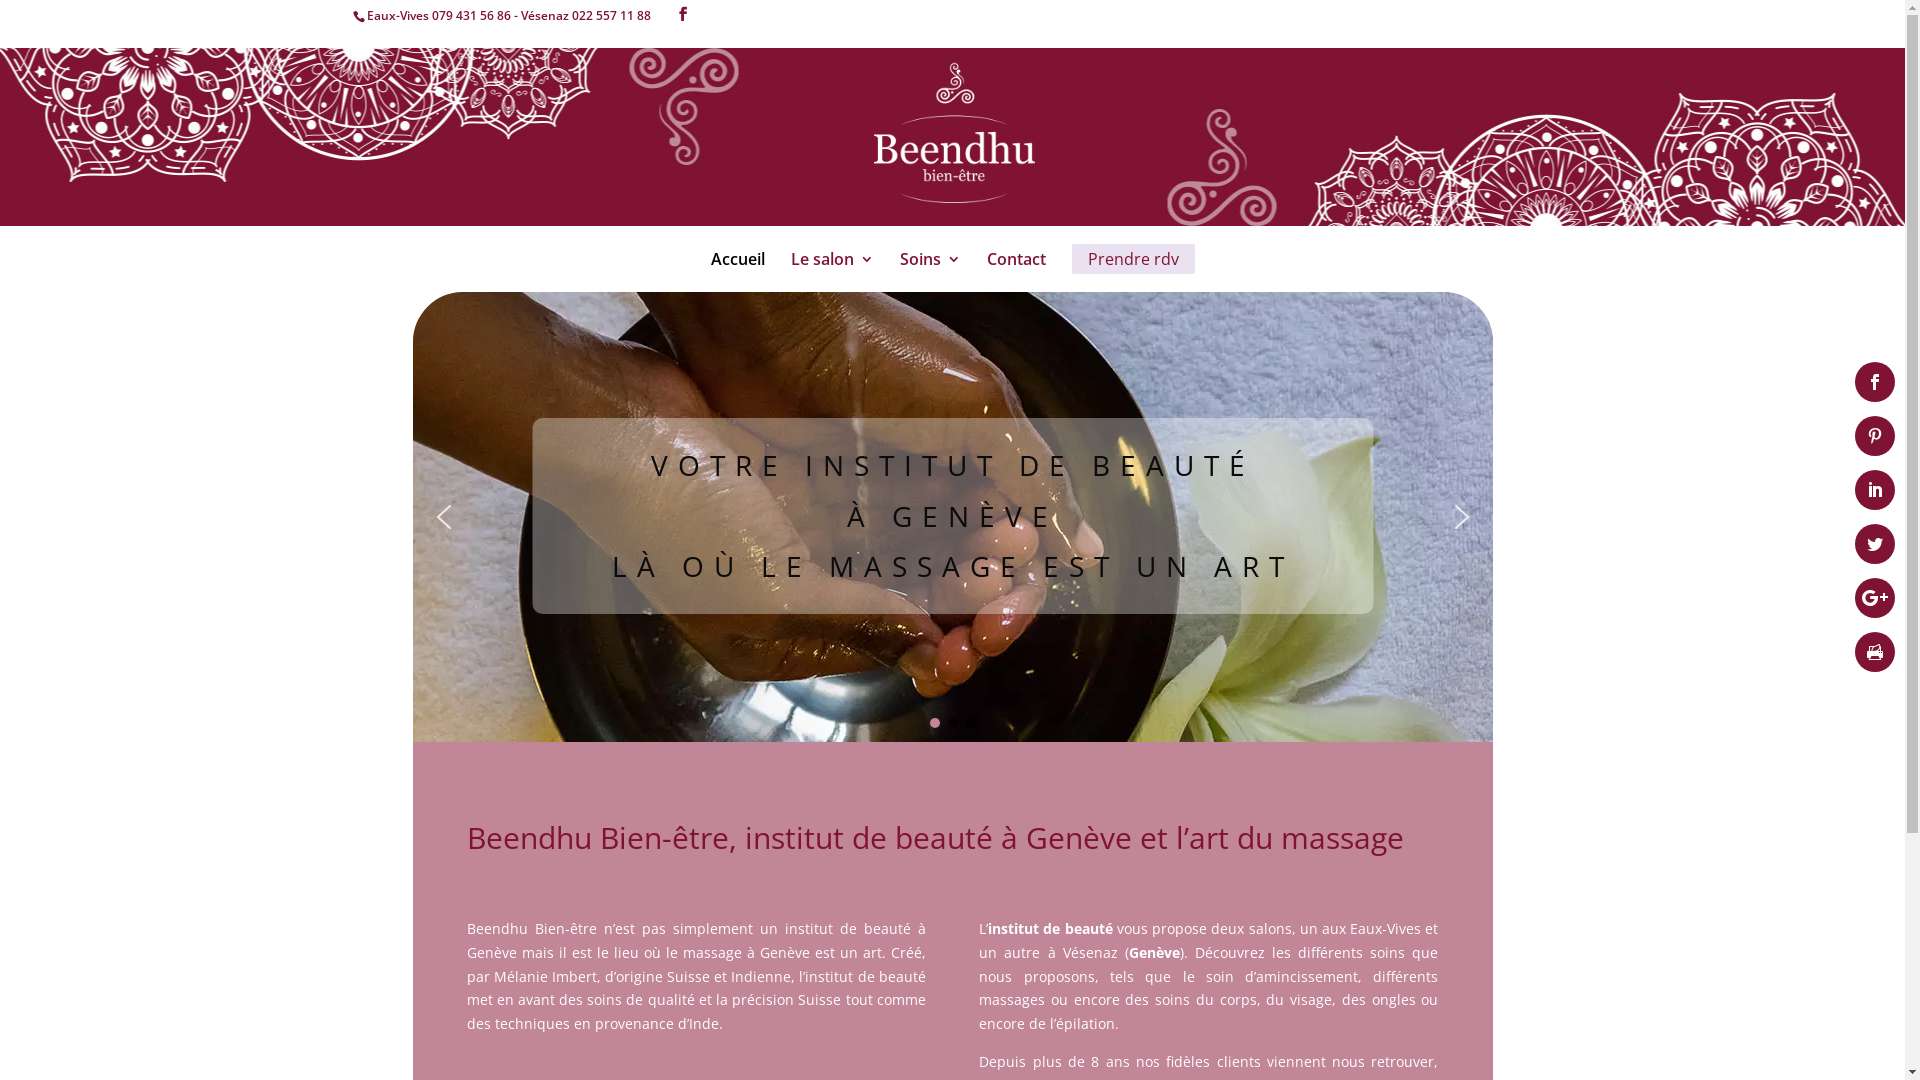  I want to click on 'Prendre rdv', so click(1133, 257).